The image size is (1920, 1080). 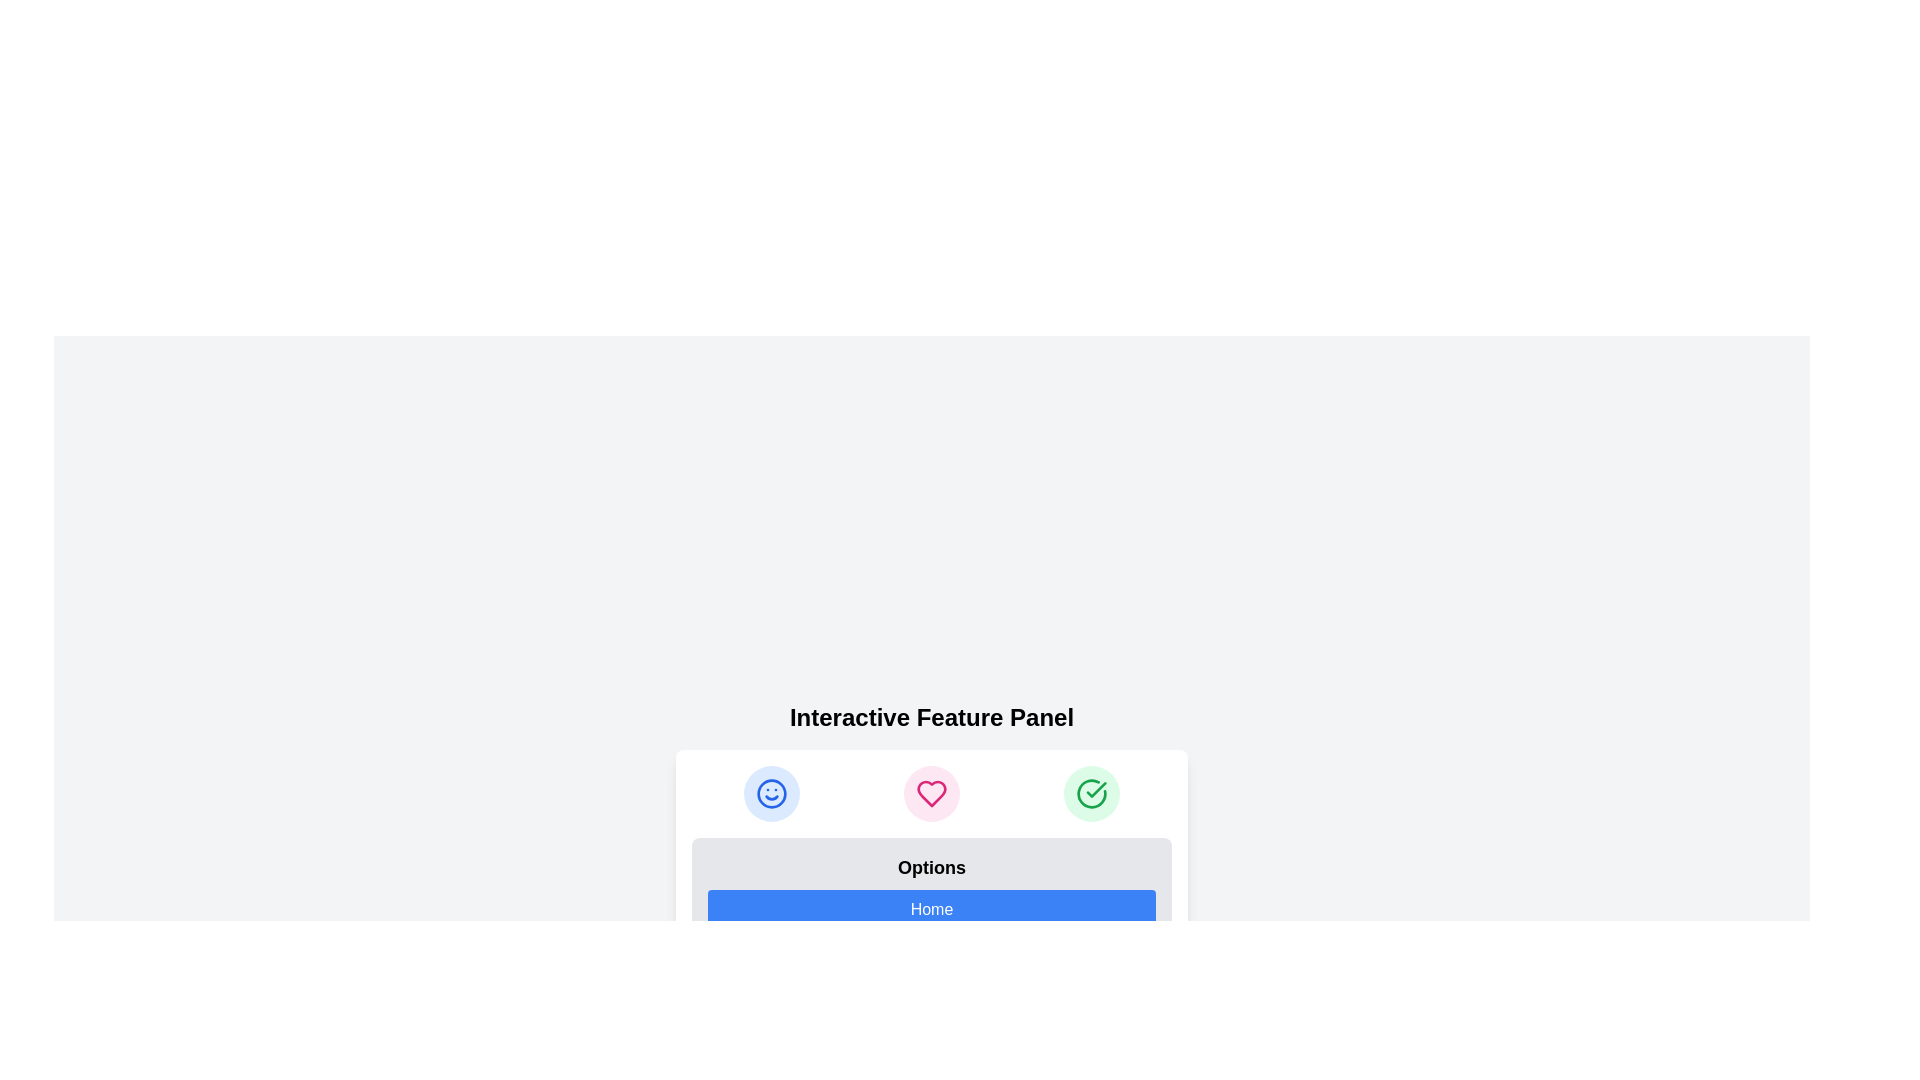 I want to click on the first button below the label 'Options' in the central panel, so click(x=930, y=898).